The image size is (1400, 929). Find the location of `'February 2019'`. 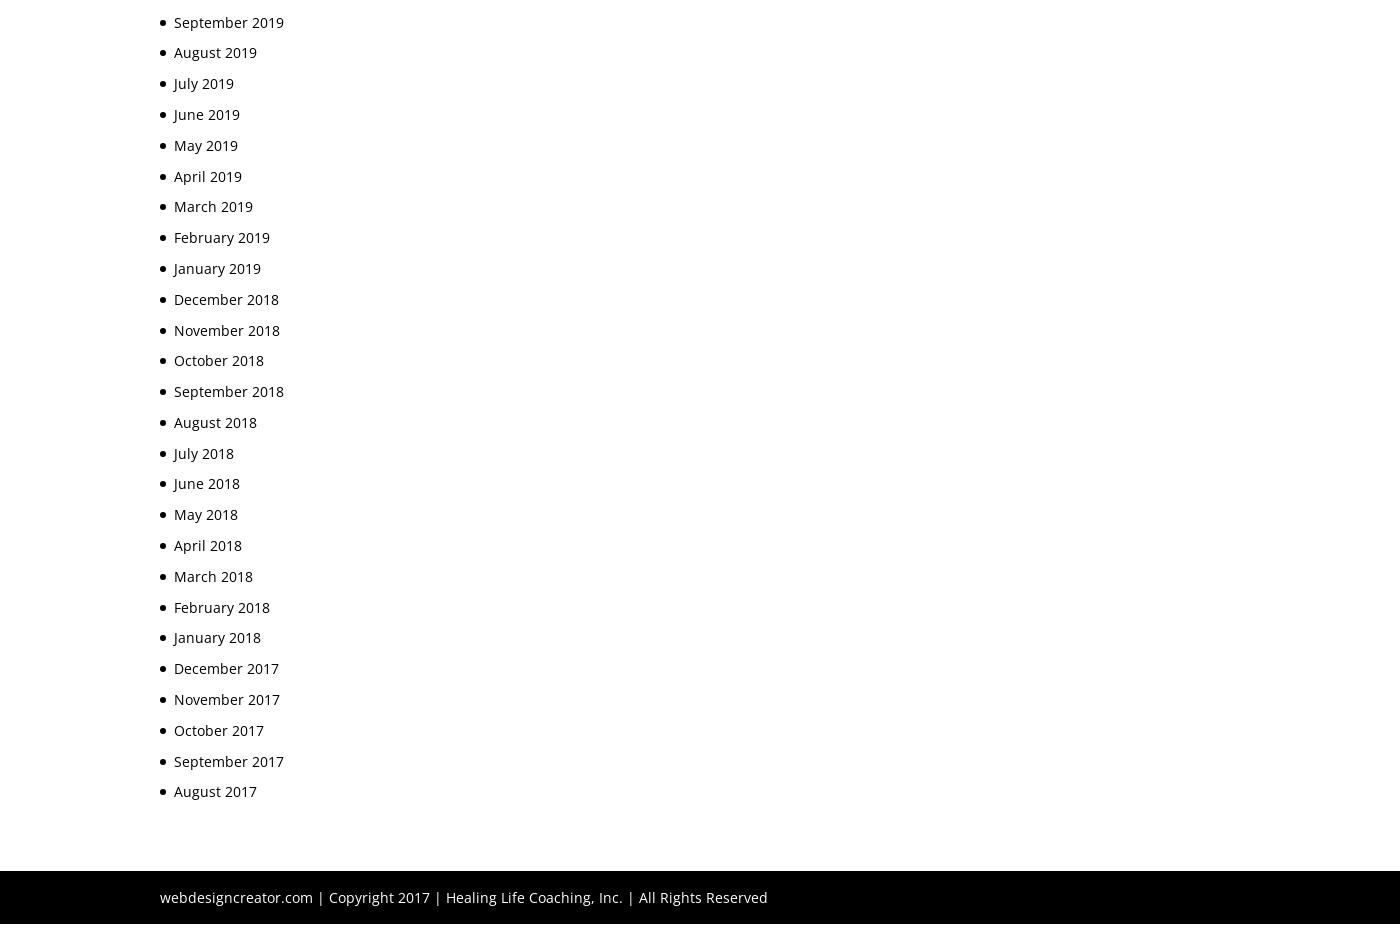

'February 2019' is located at coordinates (221, 236).